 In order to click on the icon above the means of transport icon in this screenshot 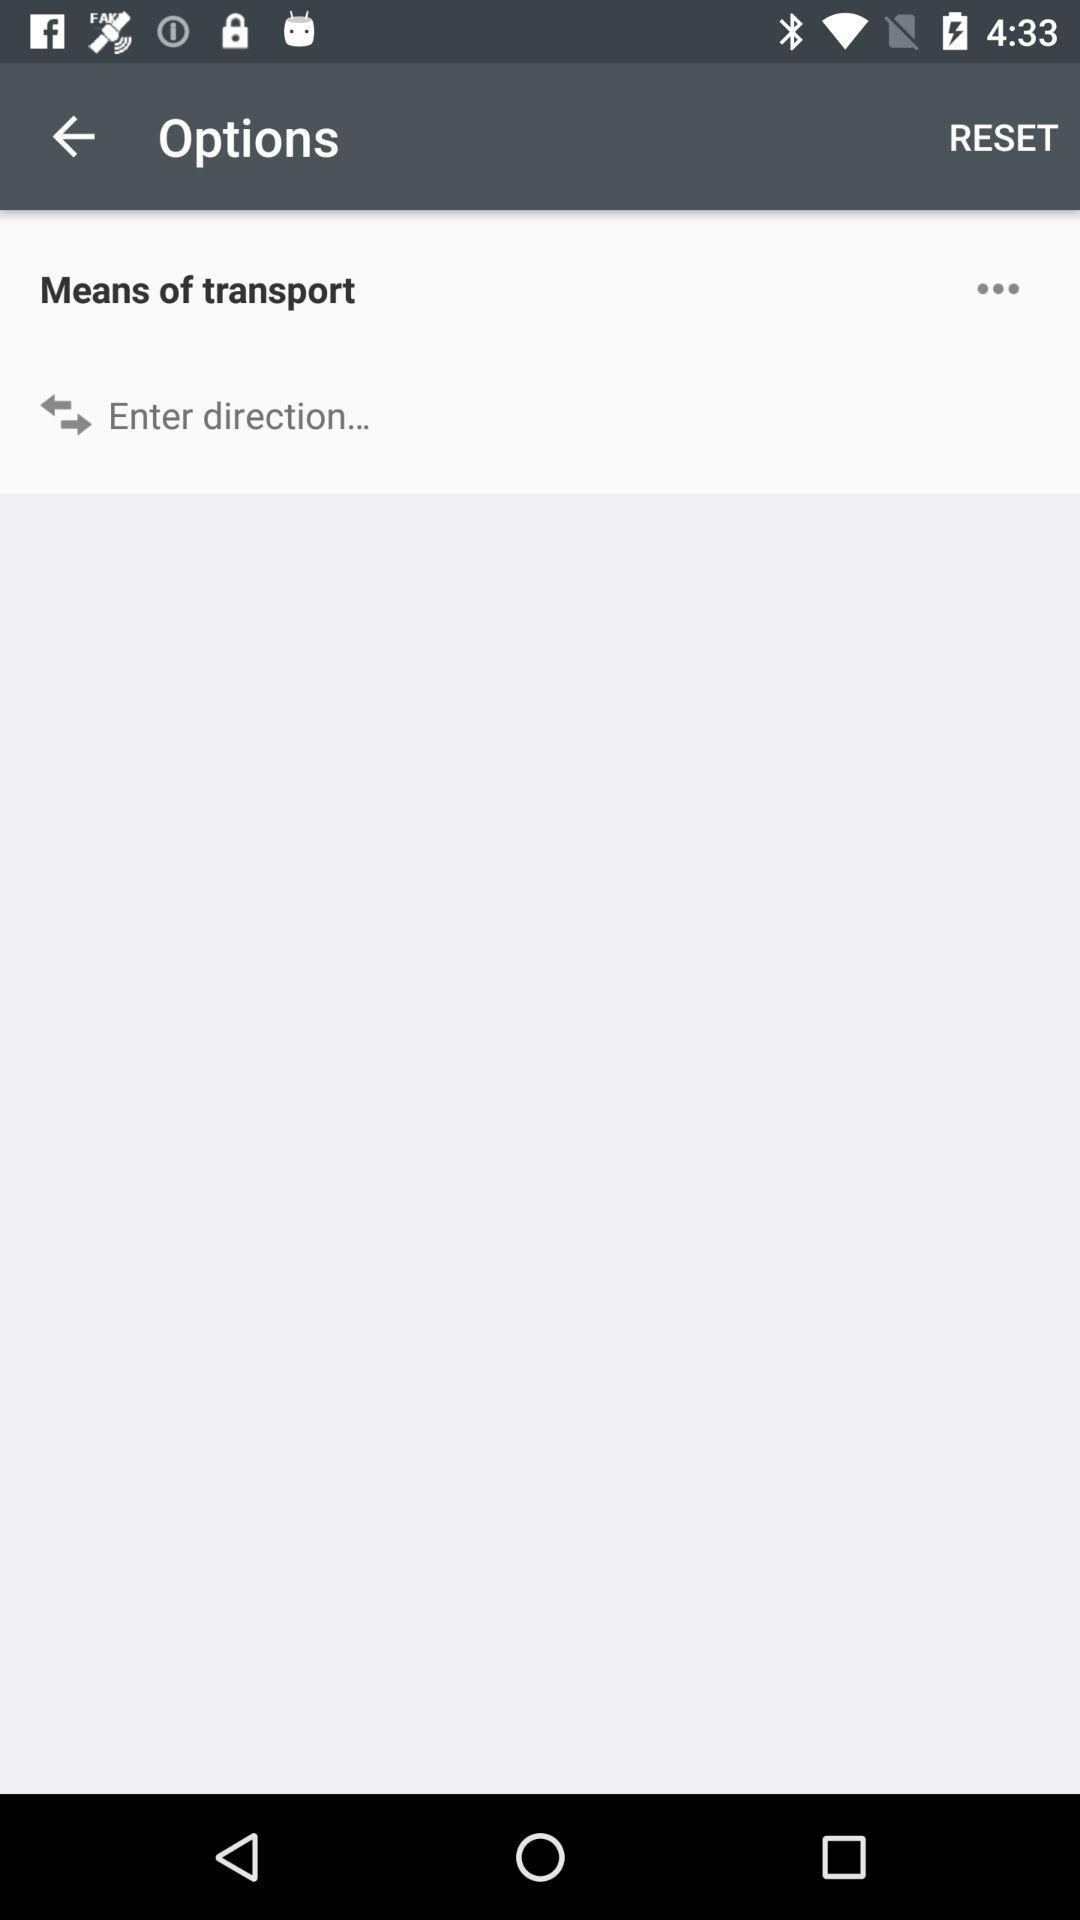, I will do `click(72, 135)`.